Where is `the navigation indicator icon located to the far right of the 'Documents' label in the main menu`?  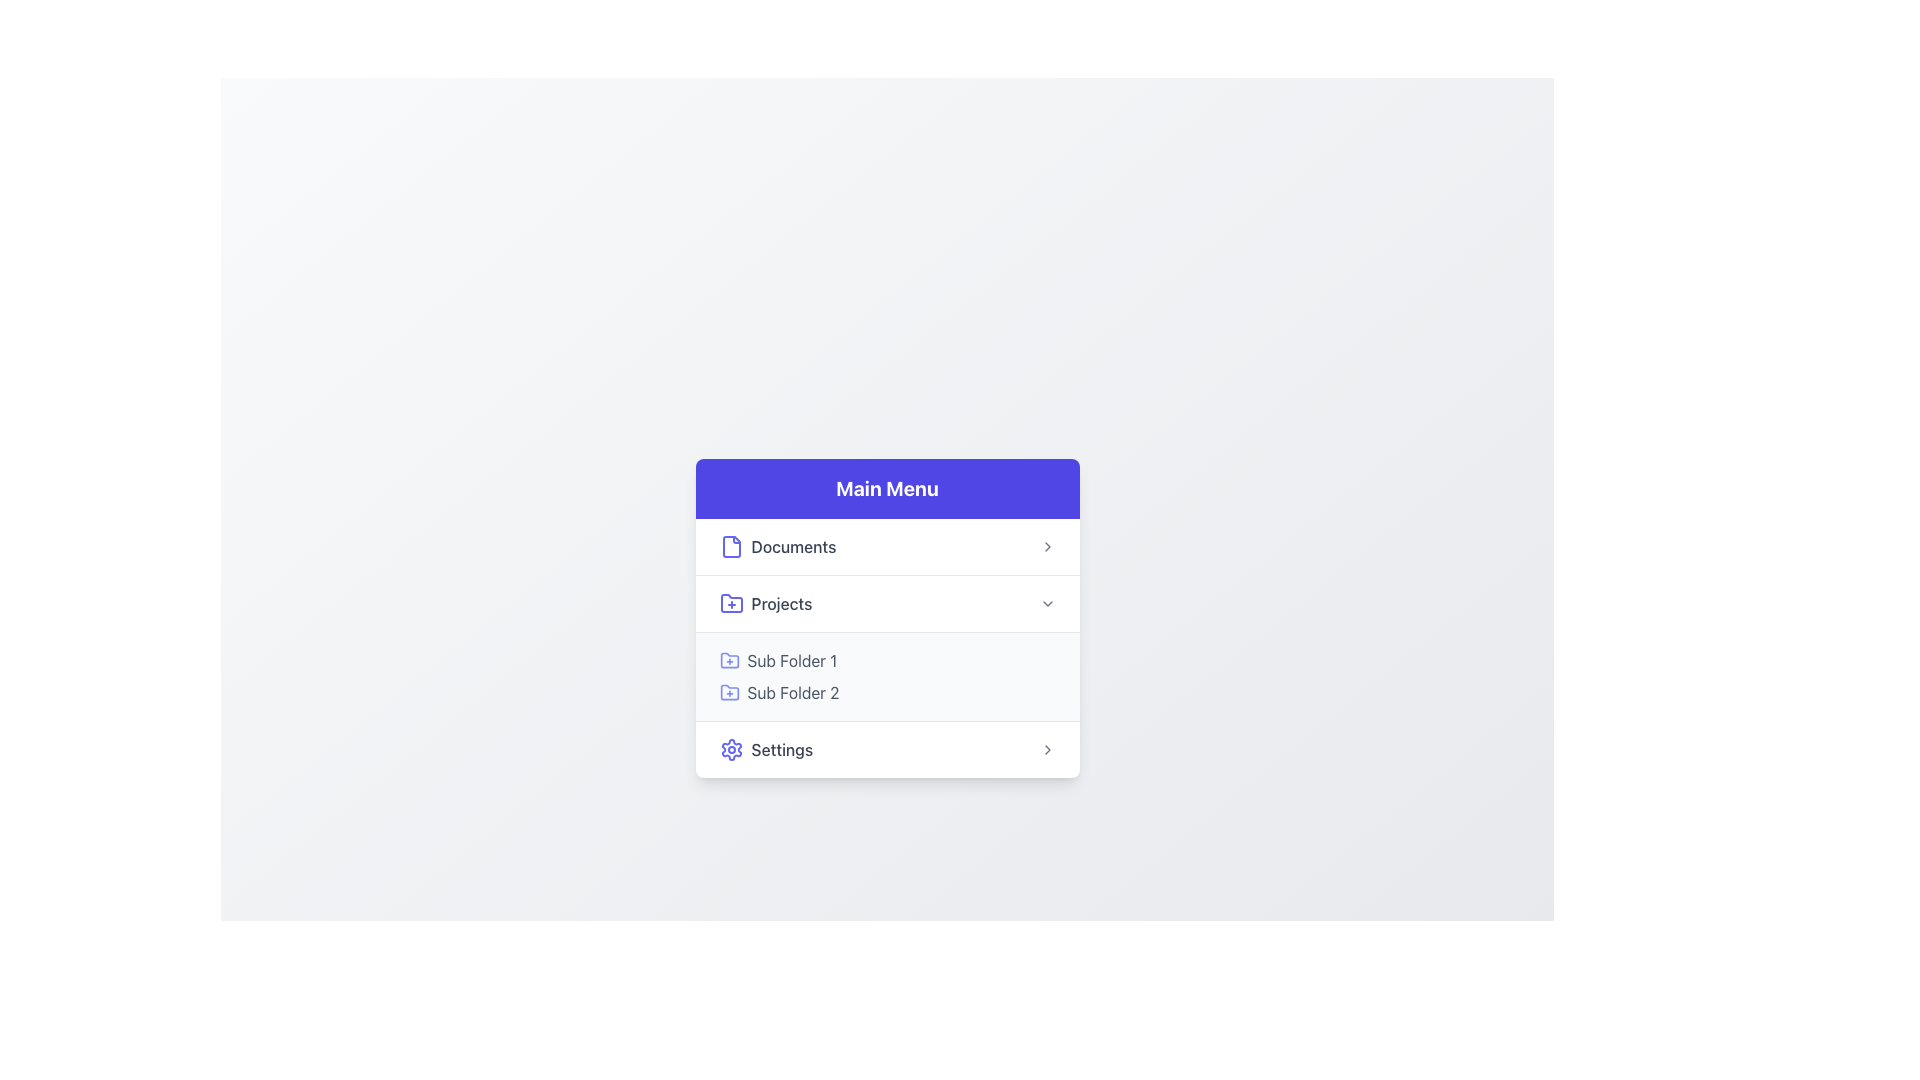 the navigation indicator icon located to the far right of the 'Documents' label in the main menu is located at coordinates (1046, 546).